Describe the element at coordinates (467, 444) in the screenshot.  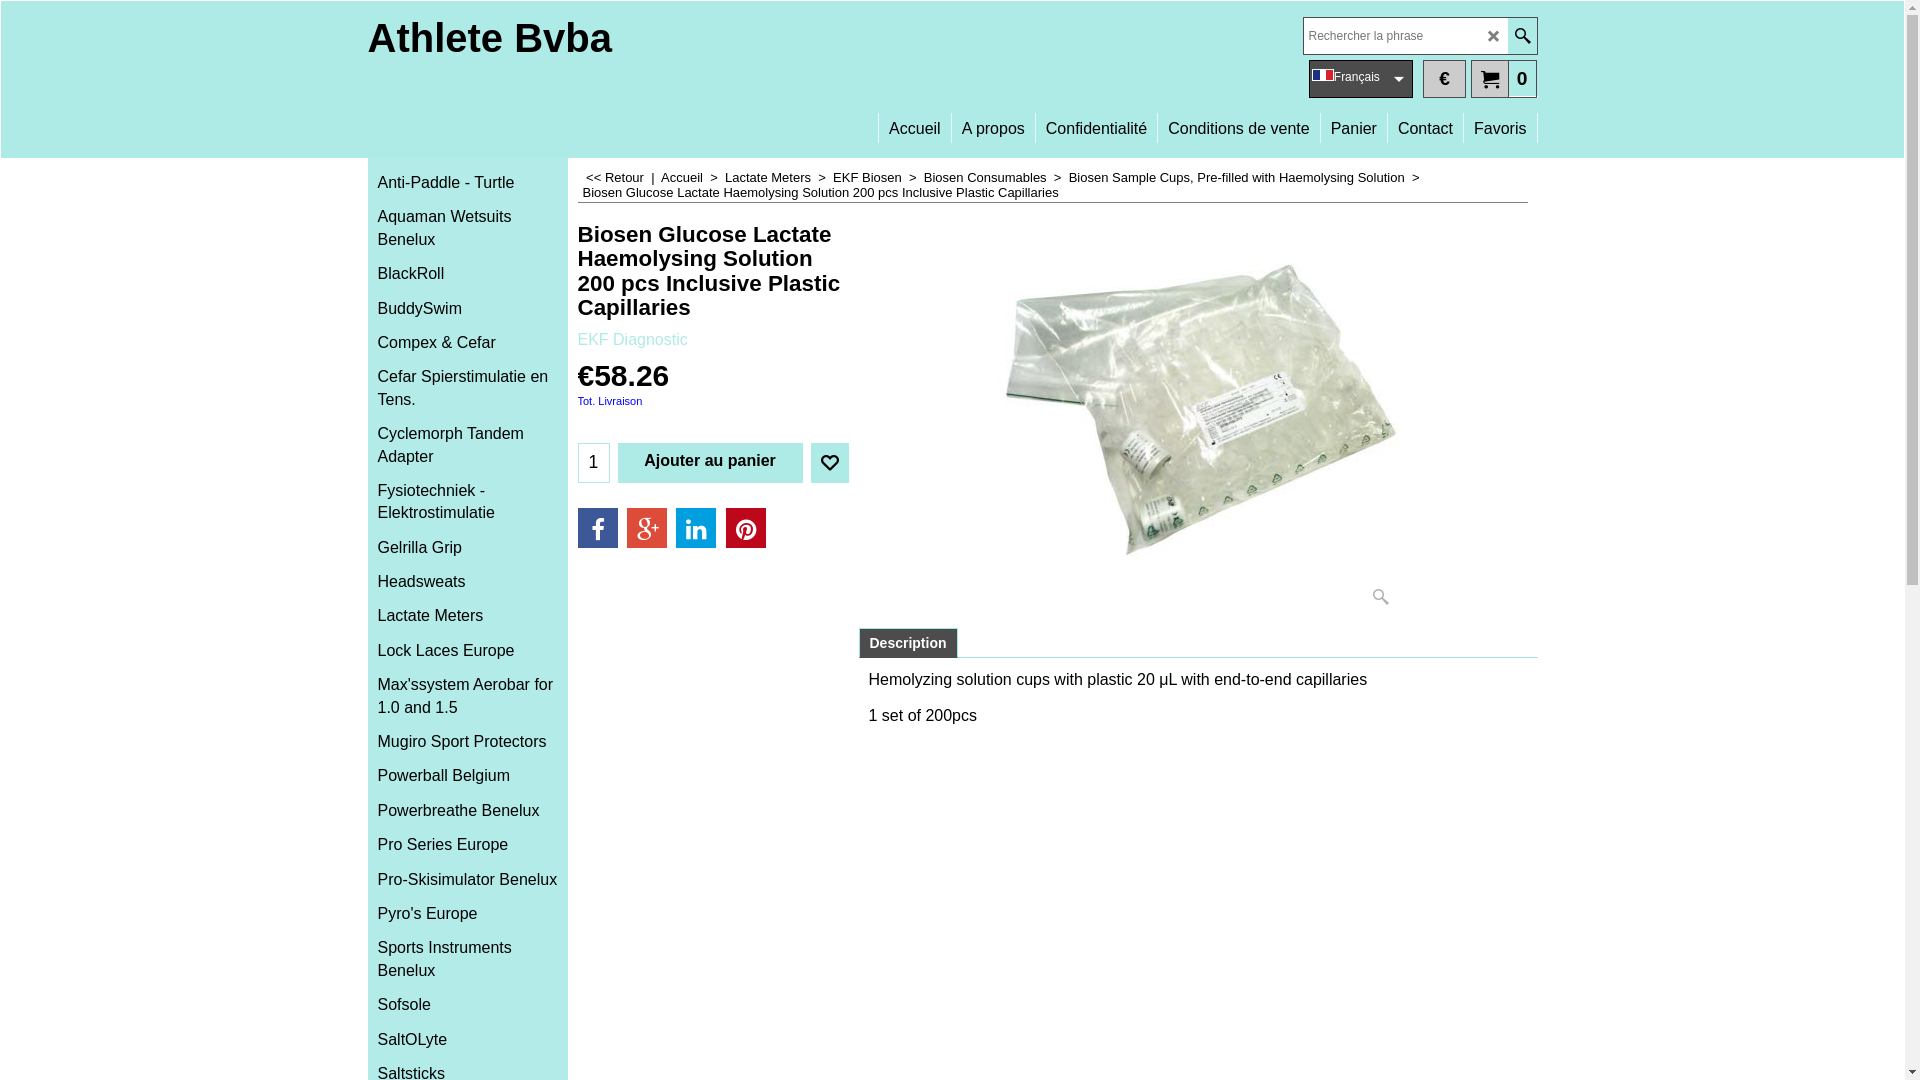
I see `'Cyclemorph Tandem Adapter'` at that location.